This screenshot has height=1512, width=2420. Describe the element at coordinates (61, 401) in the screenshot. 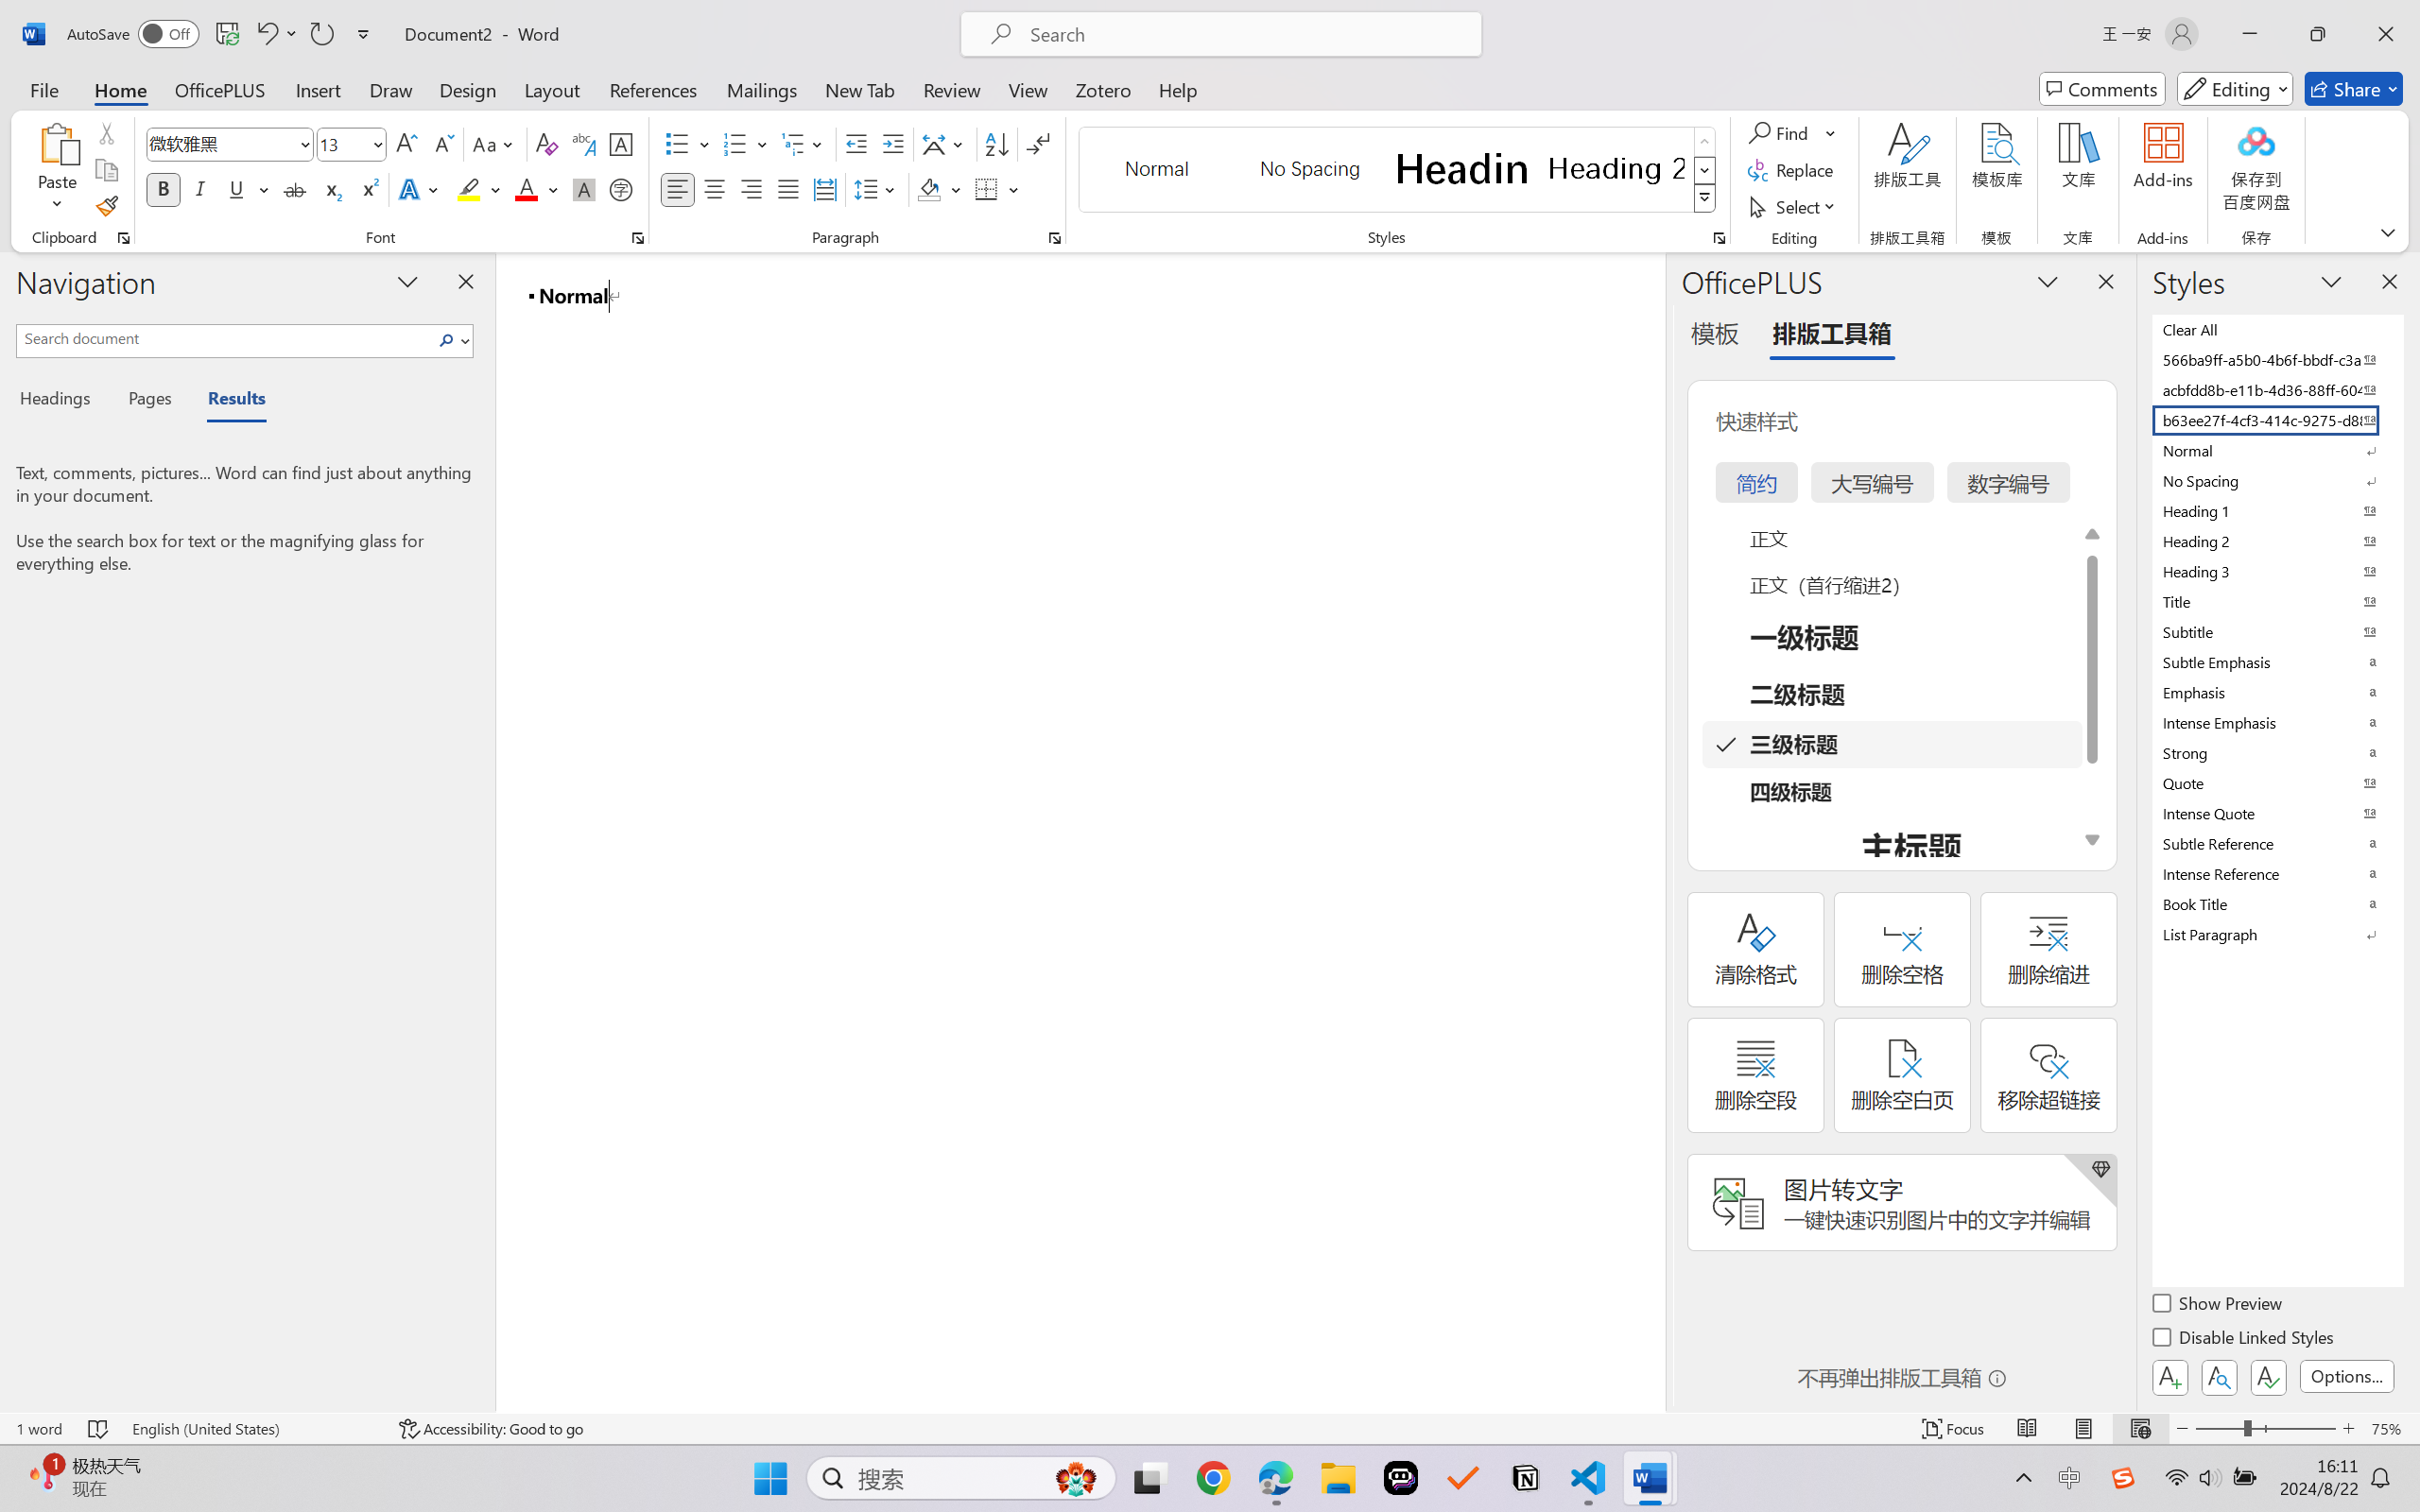

I see `'Headings'` at that location.